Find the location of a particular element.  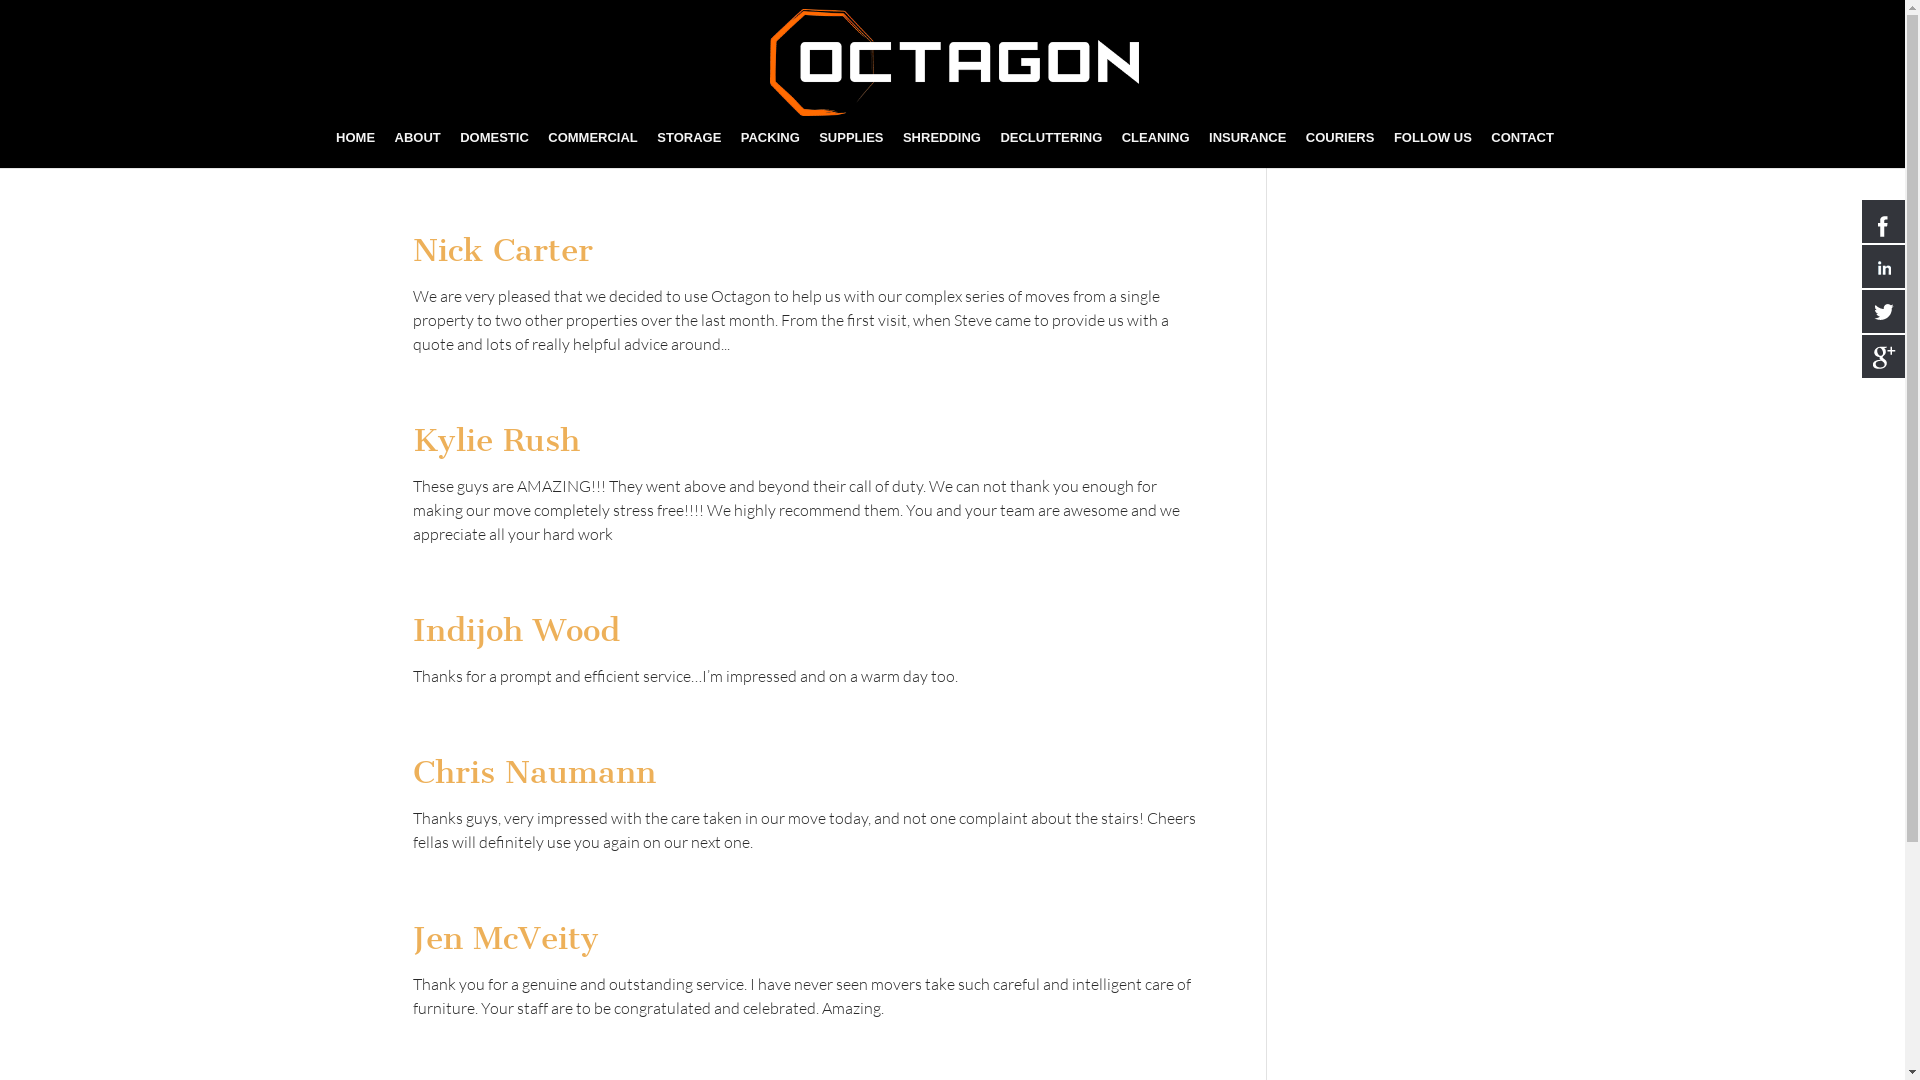

'ABOUT' is located at coordinates (416, 148).